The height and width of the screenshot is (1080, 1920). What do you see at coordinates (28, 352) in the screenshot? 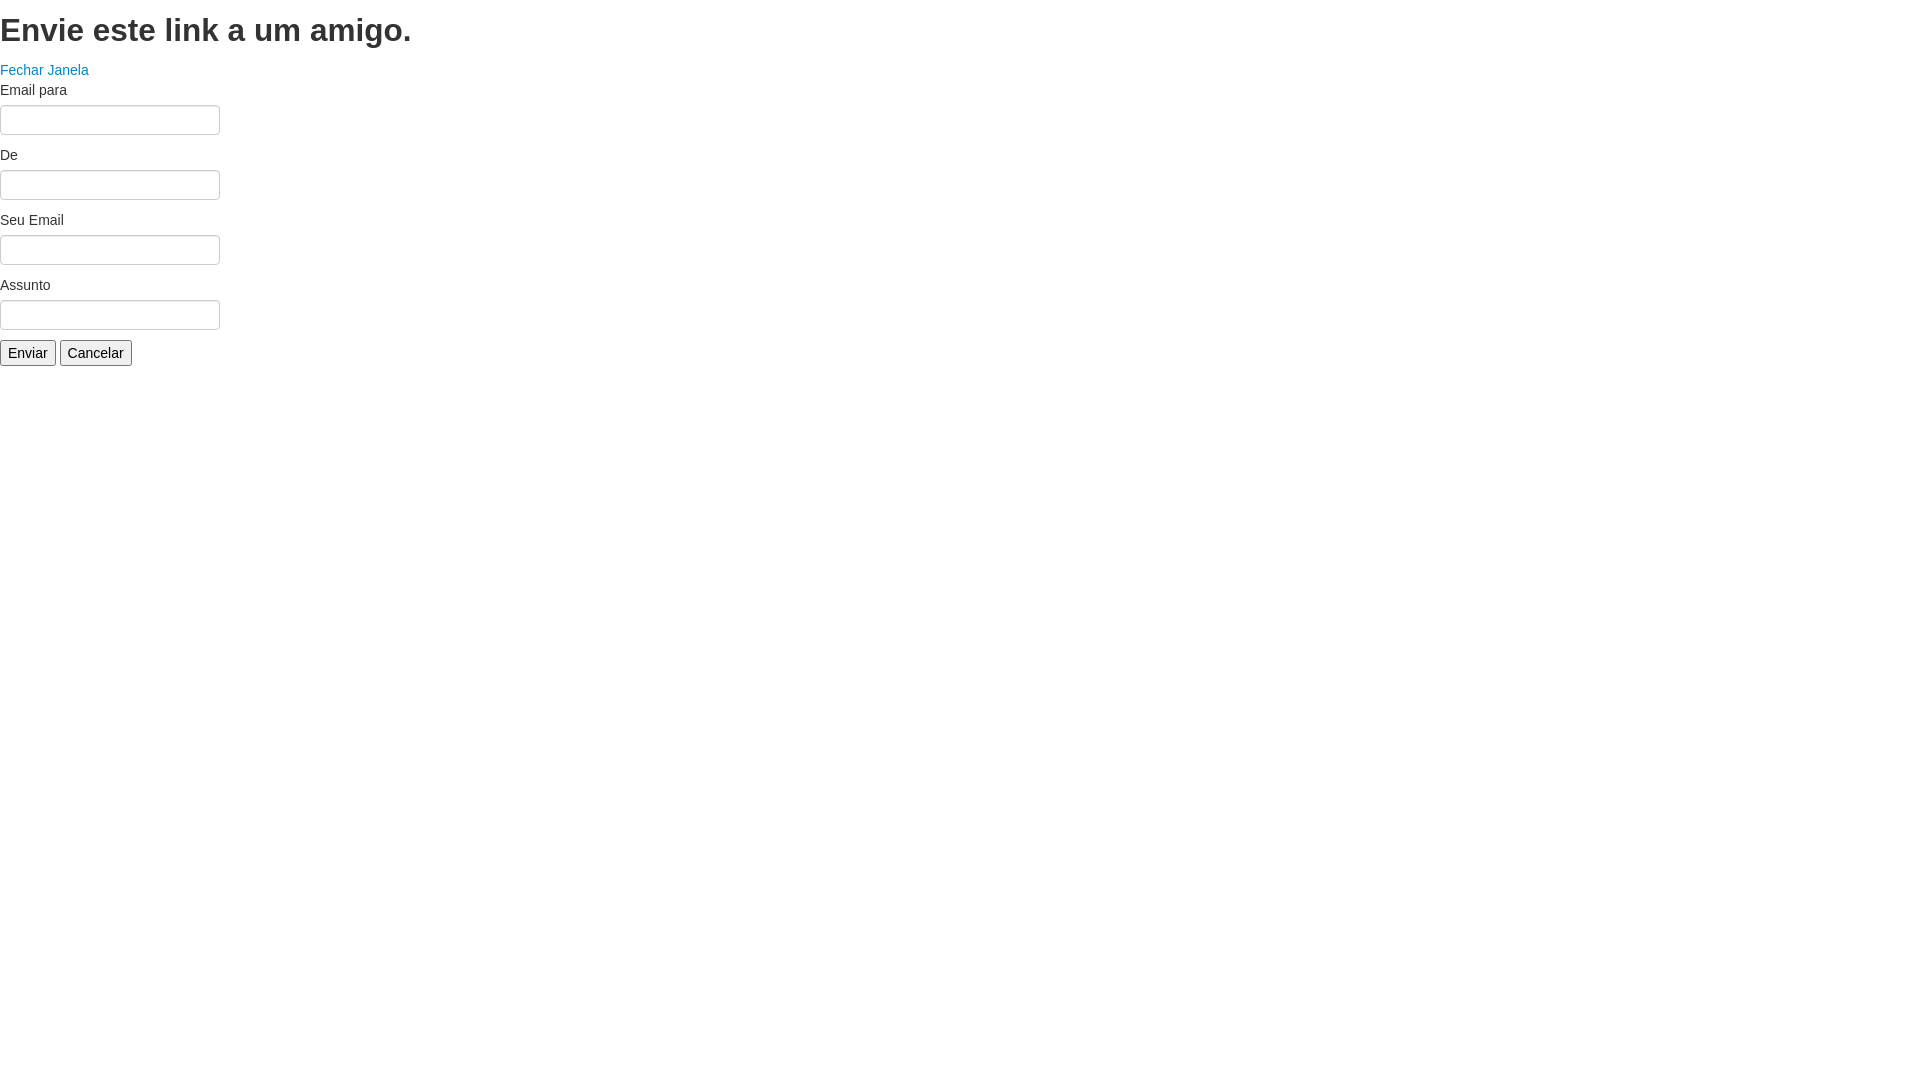
I see `'Enviar'` at bounding box center [28, 352].